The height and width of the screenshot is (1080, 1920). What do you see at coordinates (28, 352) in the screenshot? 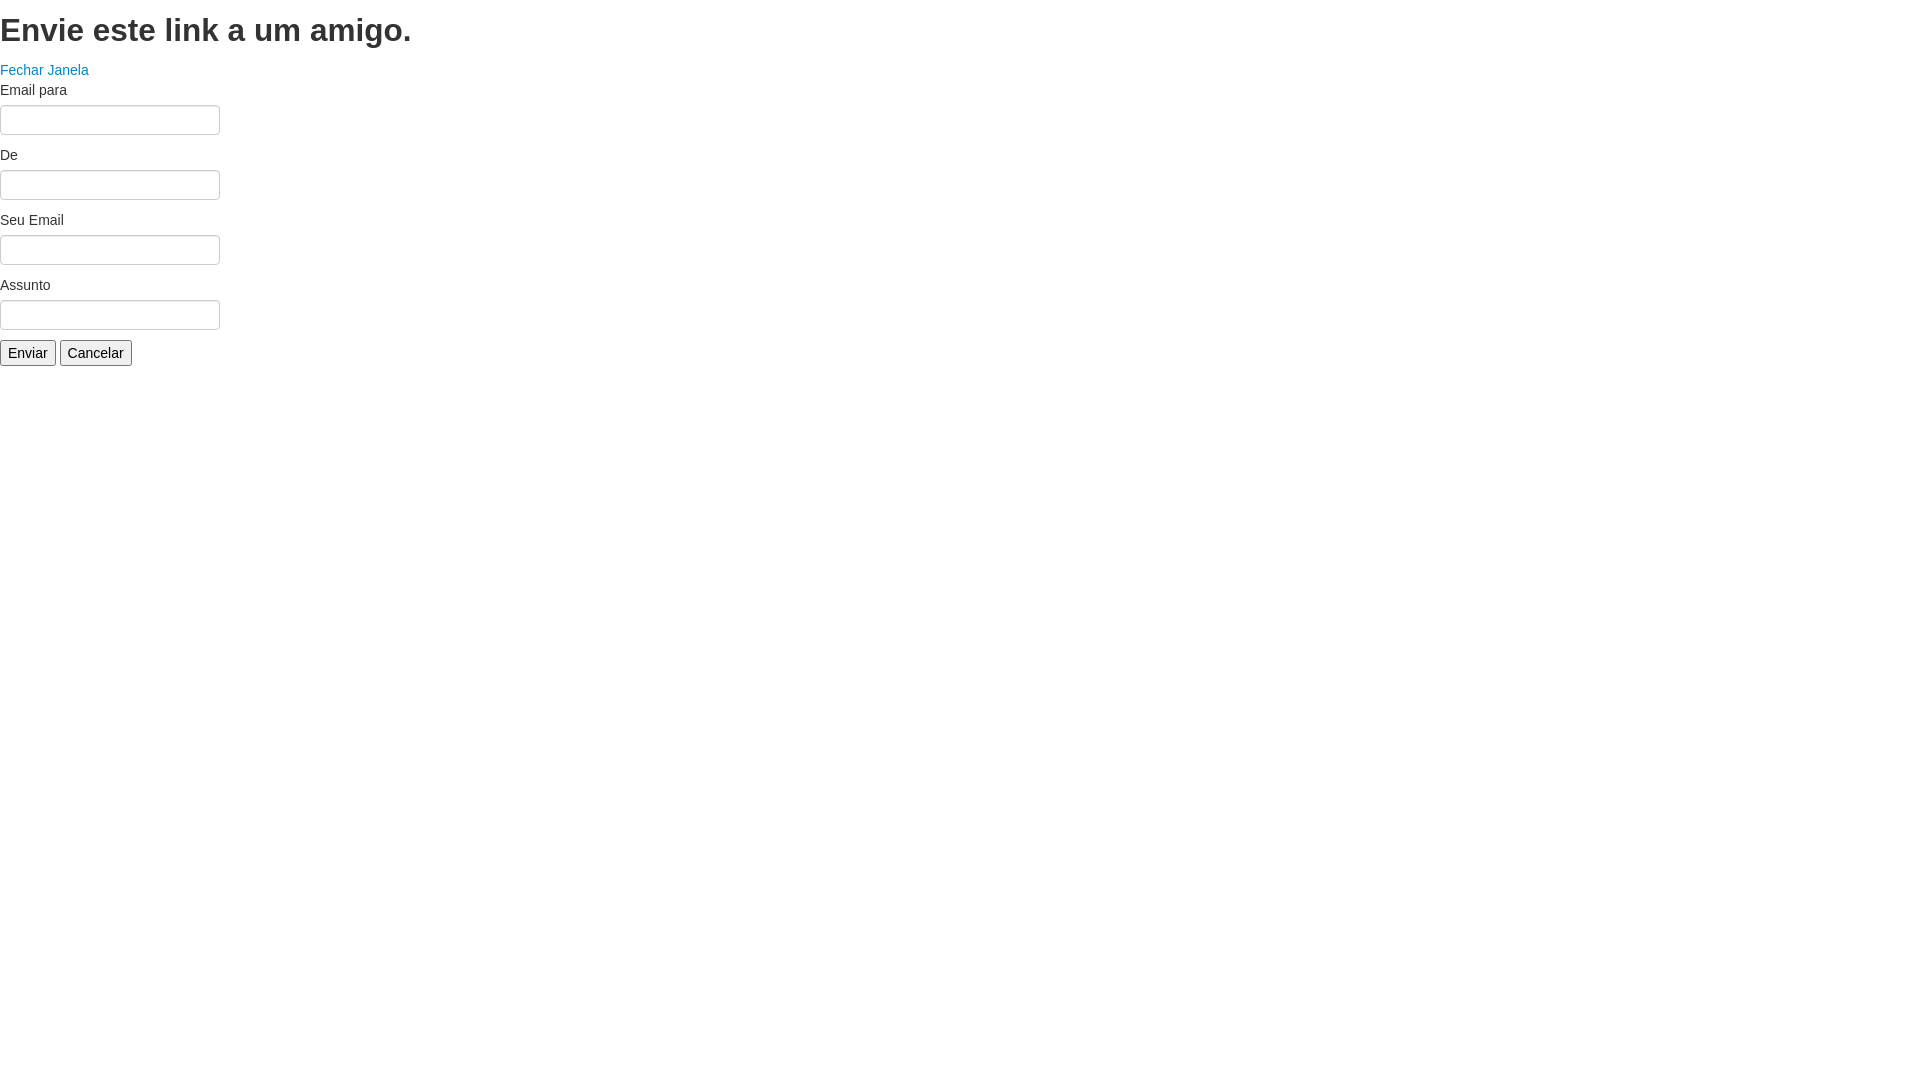
I see `'Enviar'` at bounding box center [28, 352].